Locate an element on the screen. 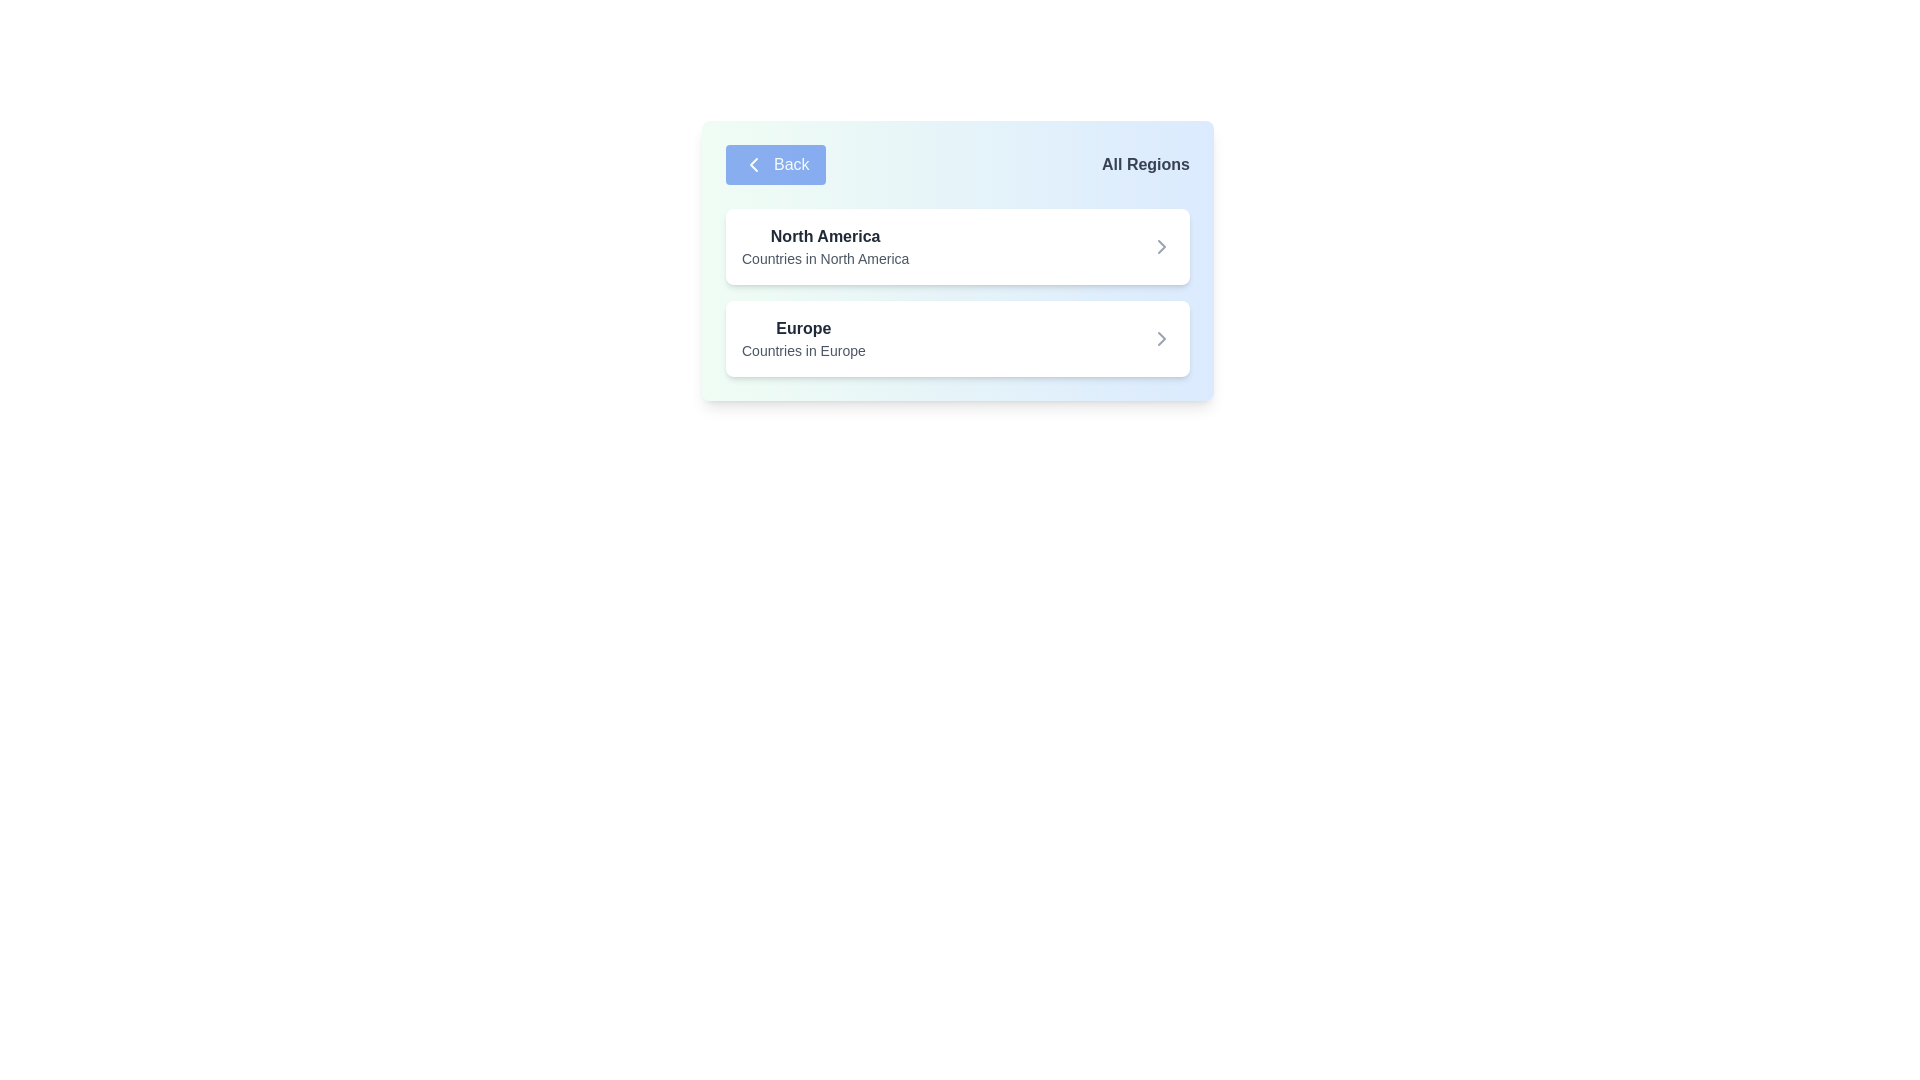 This screenshot has height=1080, width=1920. the 'Back' button with a blue background and white text, located at the top-left of the interface is located at coordinates (774, 164).